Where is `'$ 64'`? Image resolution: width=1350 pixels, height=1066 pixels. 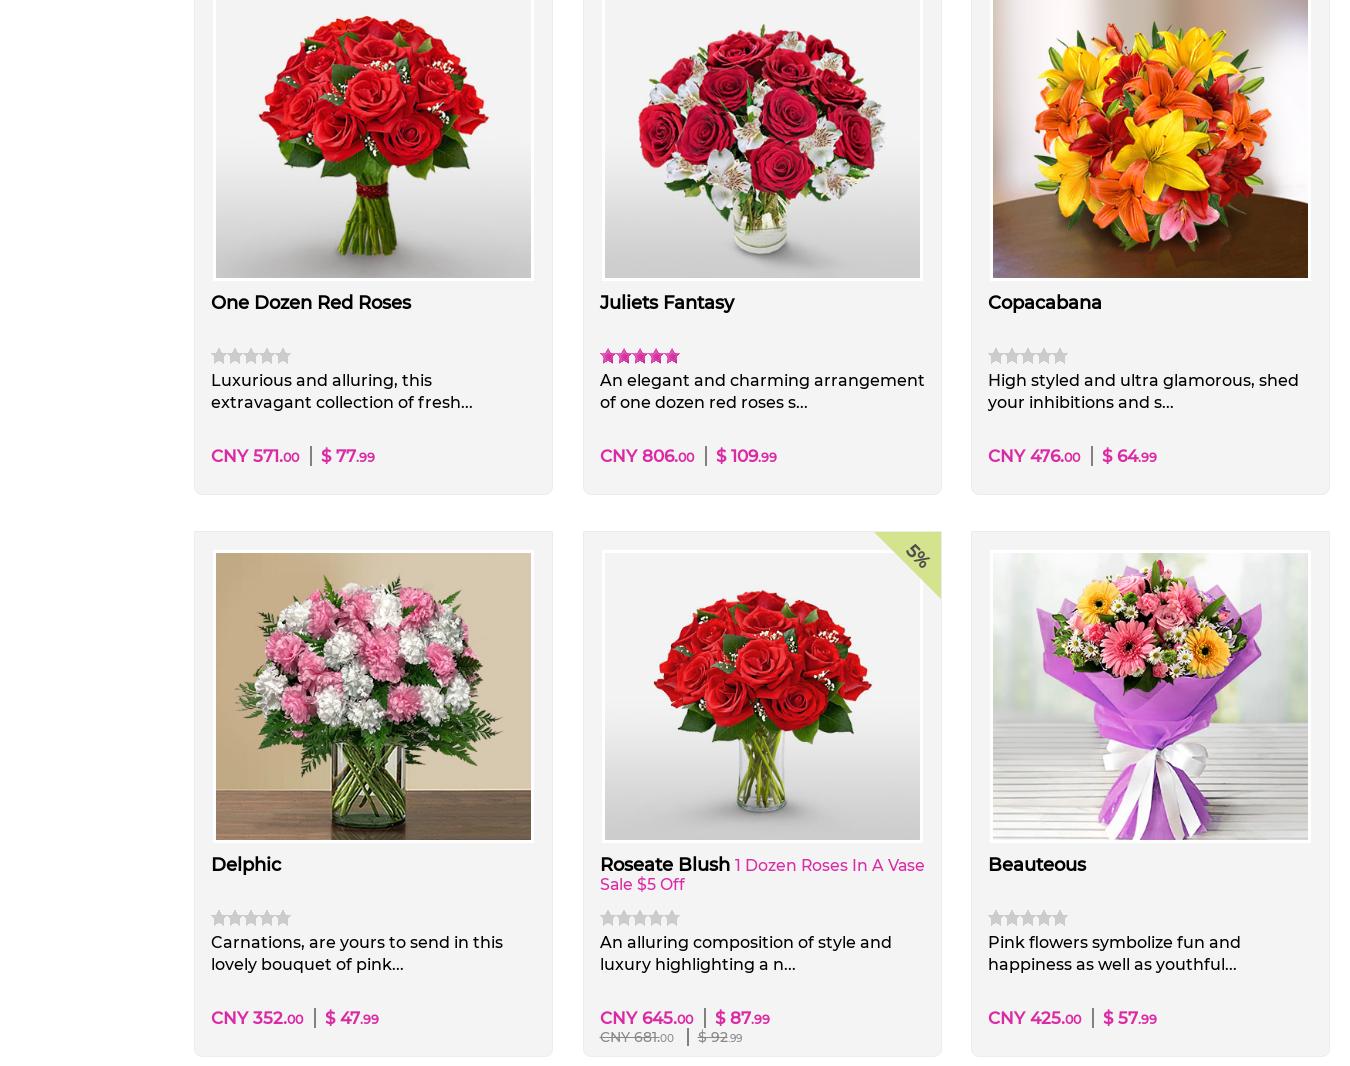 '$ 64' is located at coordinates (1101, 454).